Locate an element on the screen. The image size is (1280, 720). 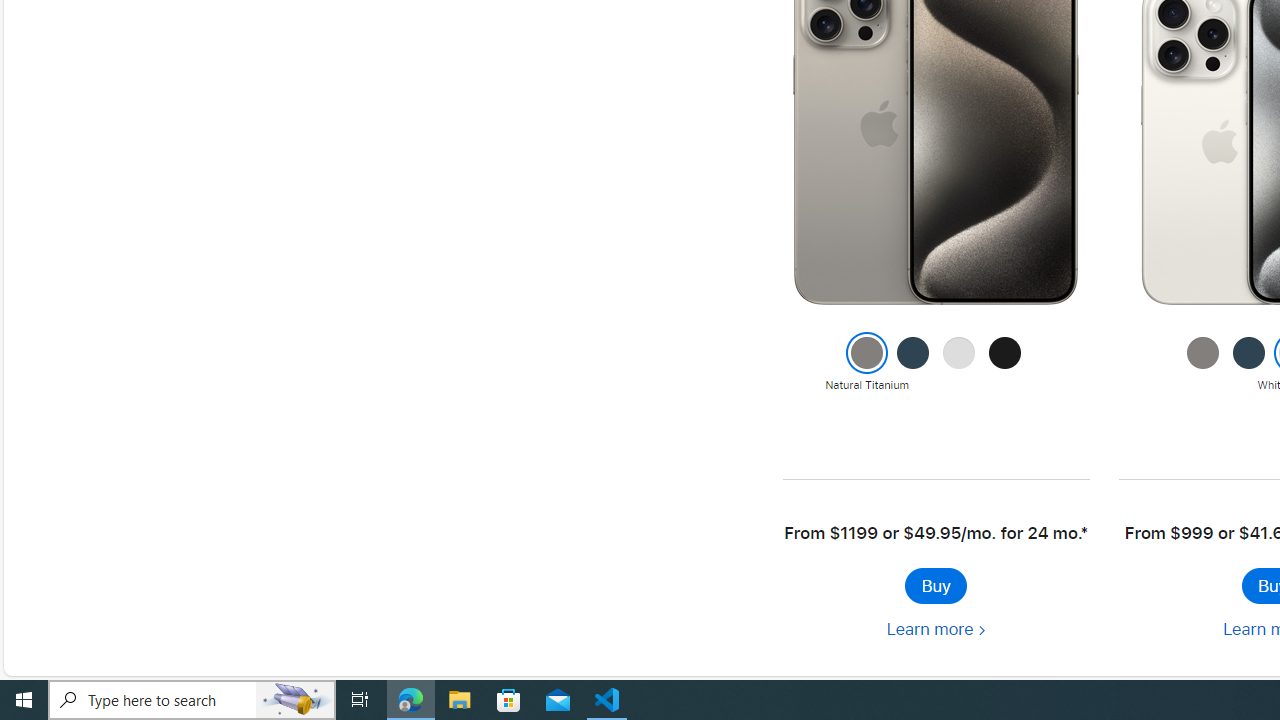
'Learn more about iPhone 15 Pro Max' is located at coordinates (934, 628).